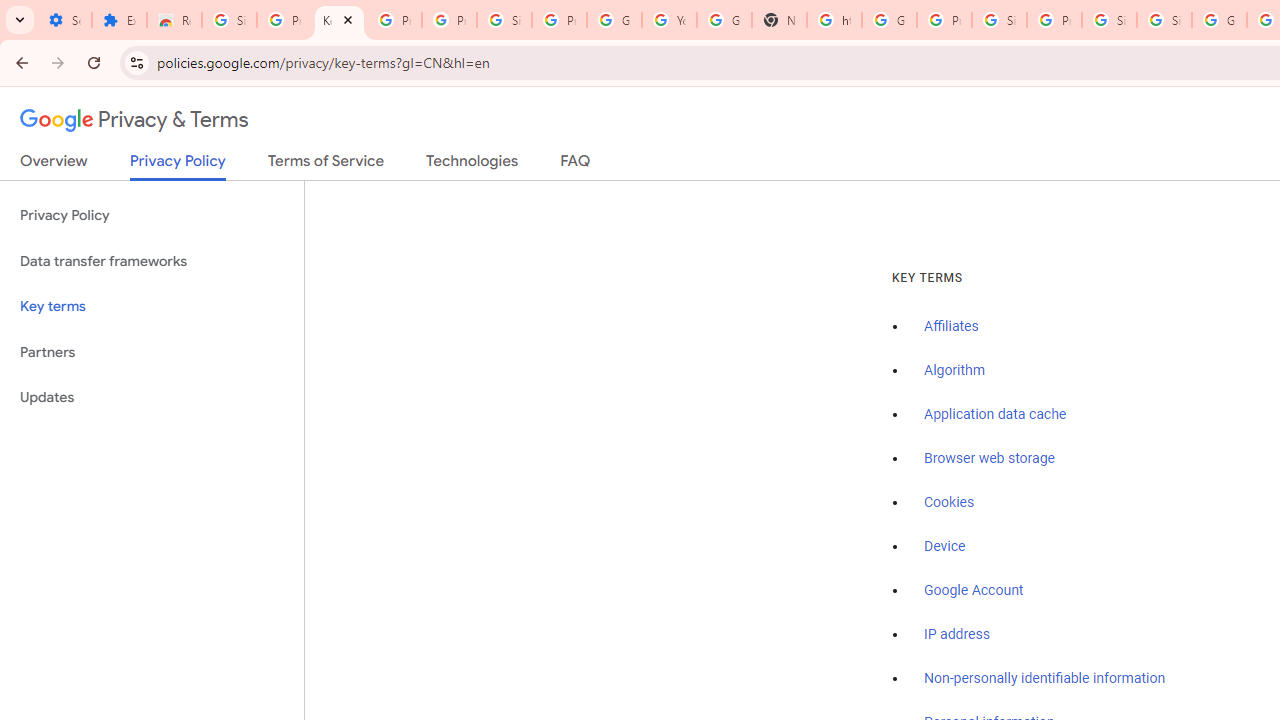 This screenshot has height=720, width=1280. Describe the element at coordinates (778, 20) in the screenshot. I see `'New Tab'` at that location.